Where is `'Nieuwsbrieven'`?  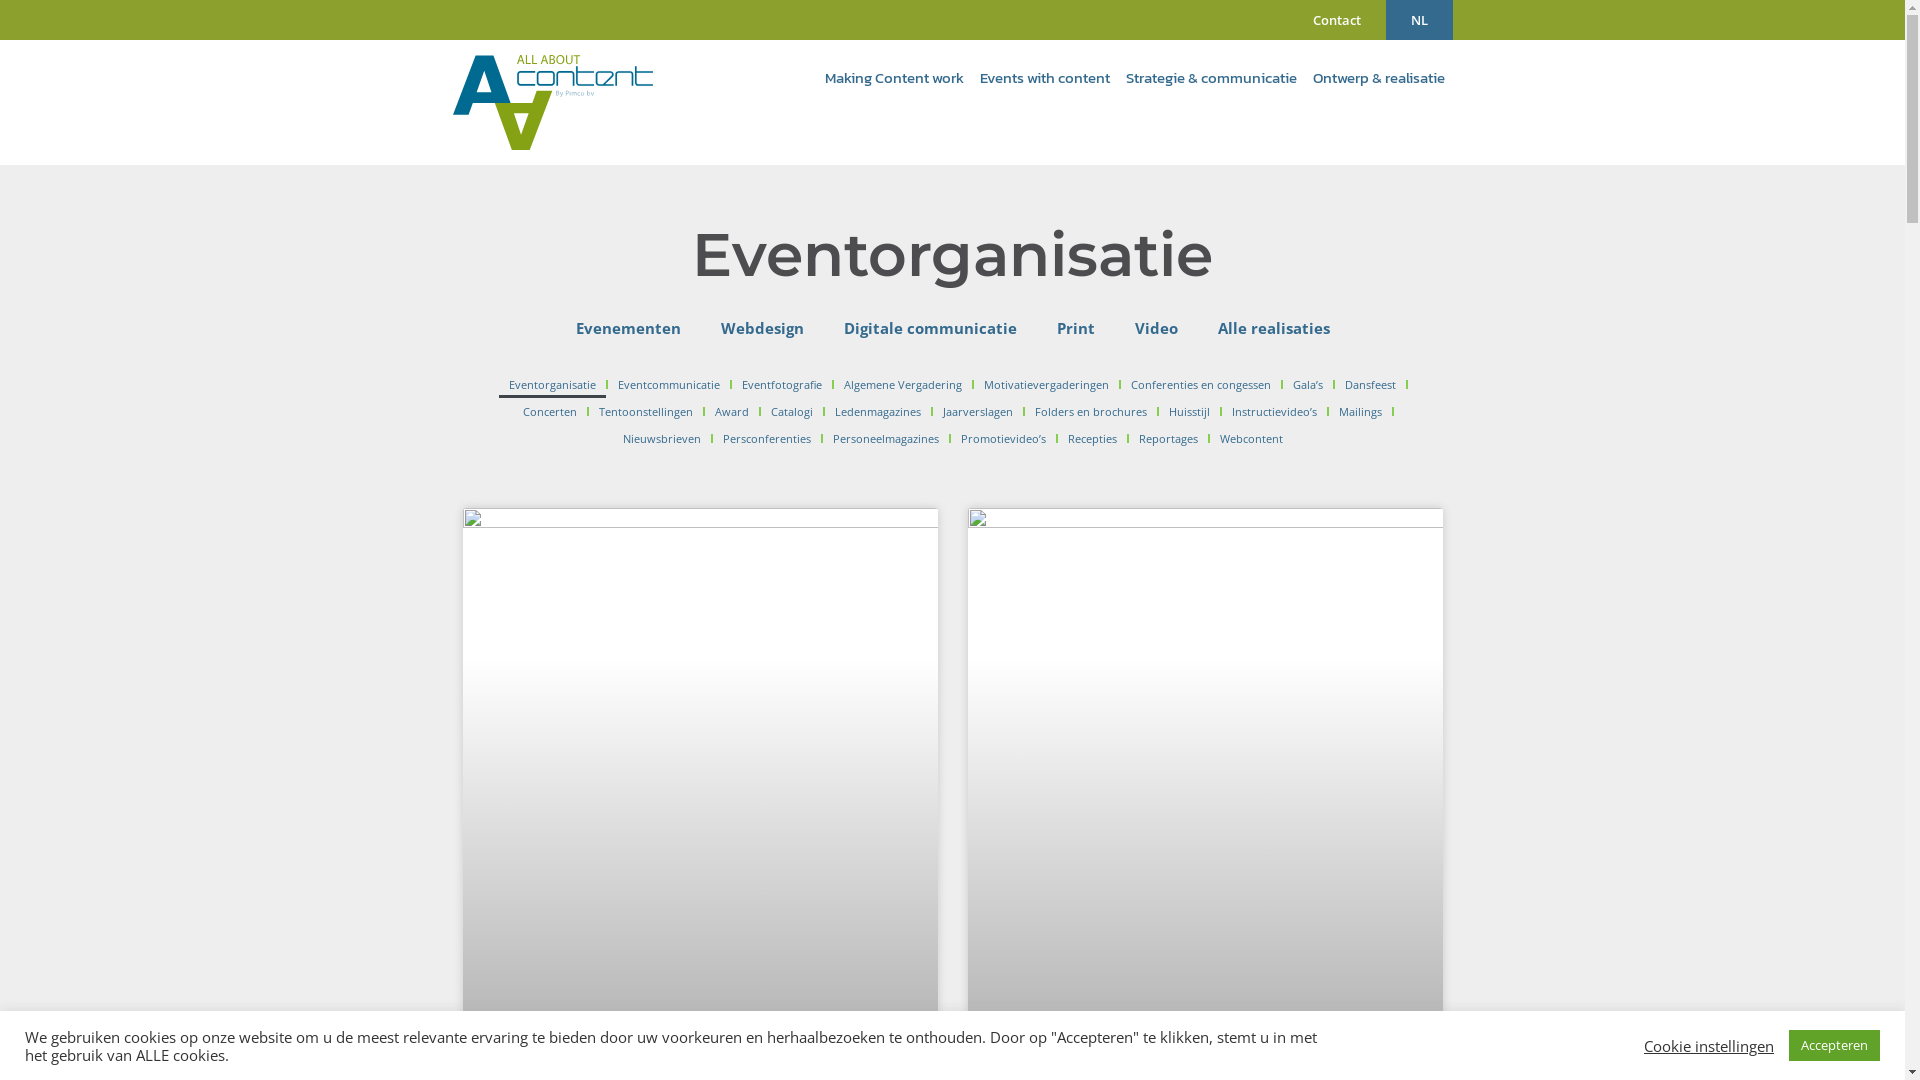
'Nieuwsbrieven' is located at coordinates (610, 438).